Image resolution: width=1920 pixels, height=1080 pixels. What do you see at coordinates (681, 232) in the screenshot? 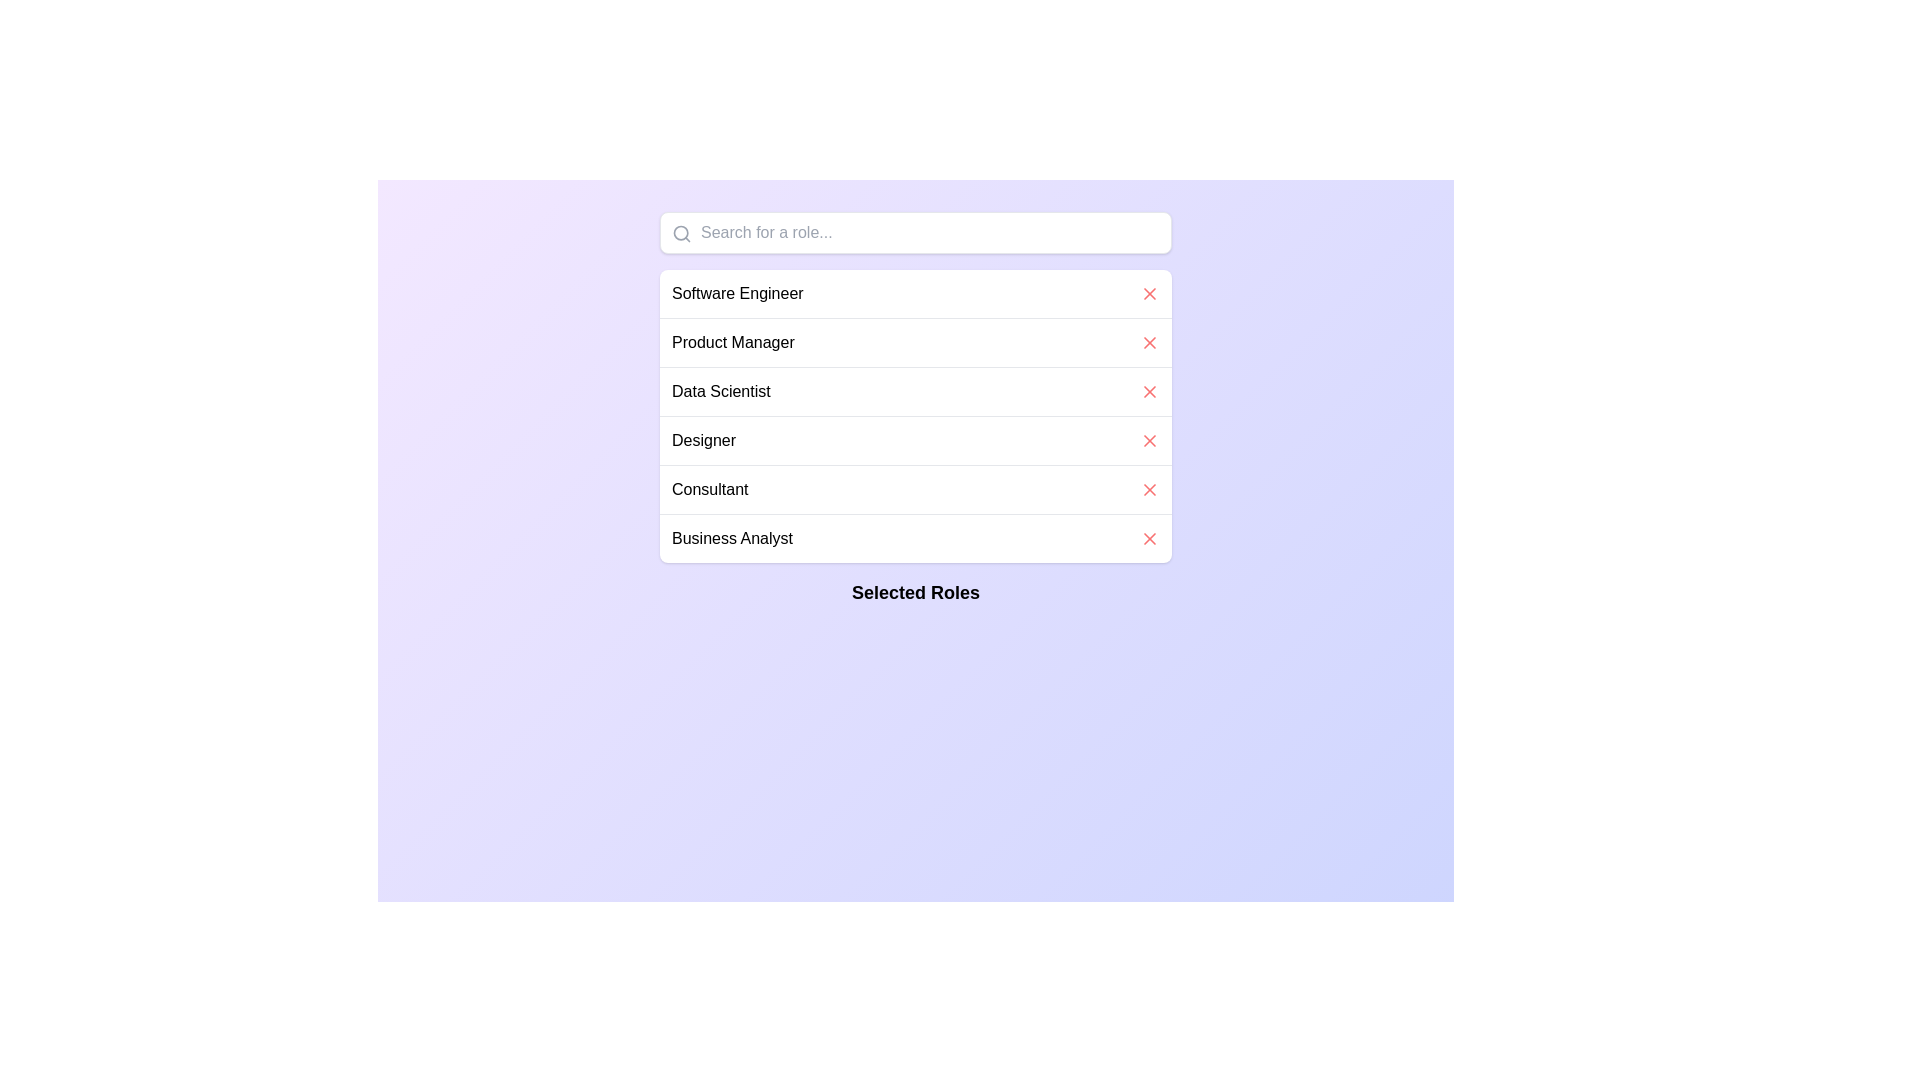
I see `the circle element of the magnifying glass icon located to the top left of the search bar labeled 'Search for a role...'` at bounding box center [681, 232].